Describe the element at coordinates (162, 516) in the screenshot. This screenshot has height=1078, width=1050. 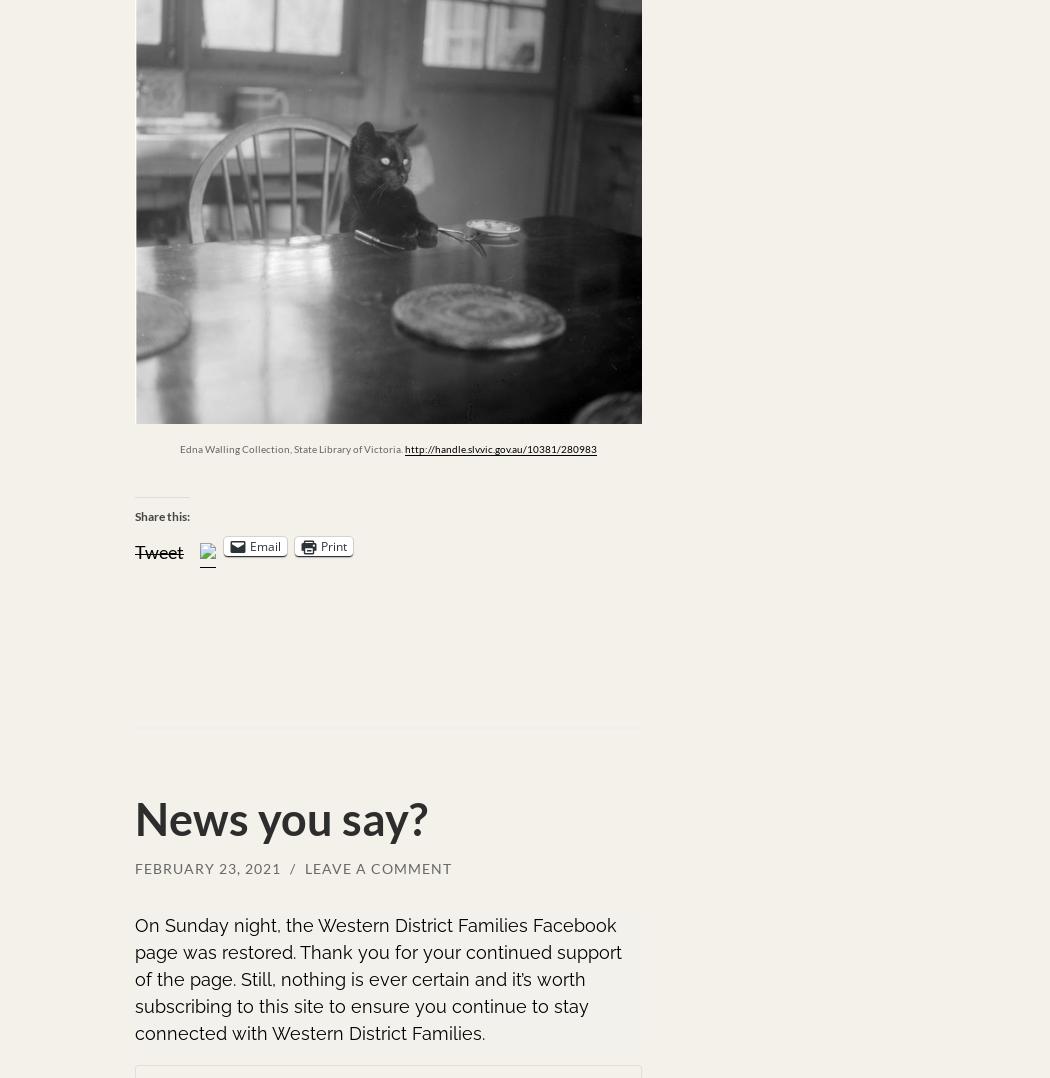
I see `'Share this:'` at that location.